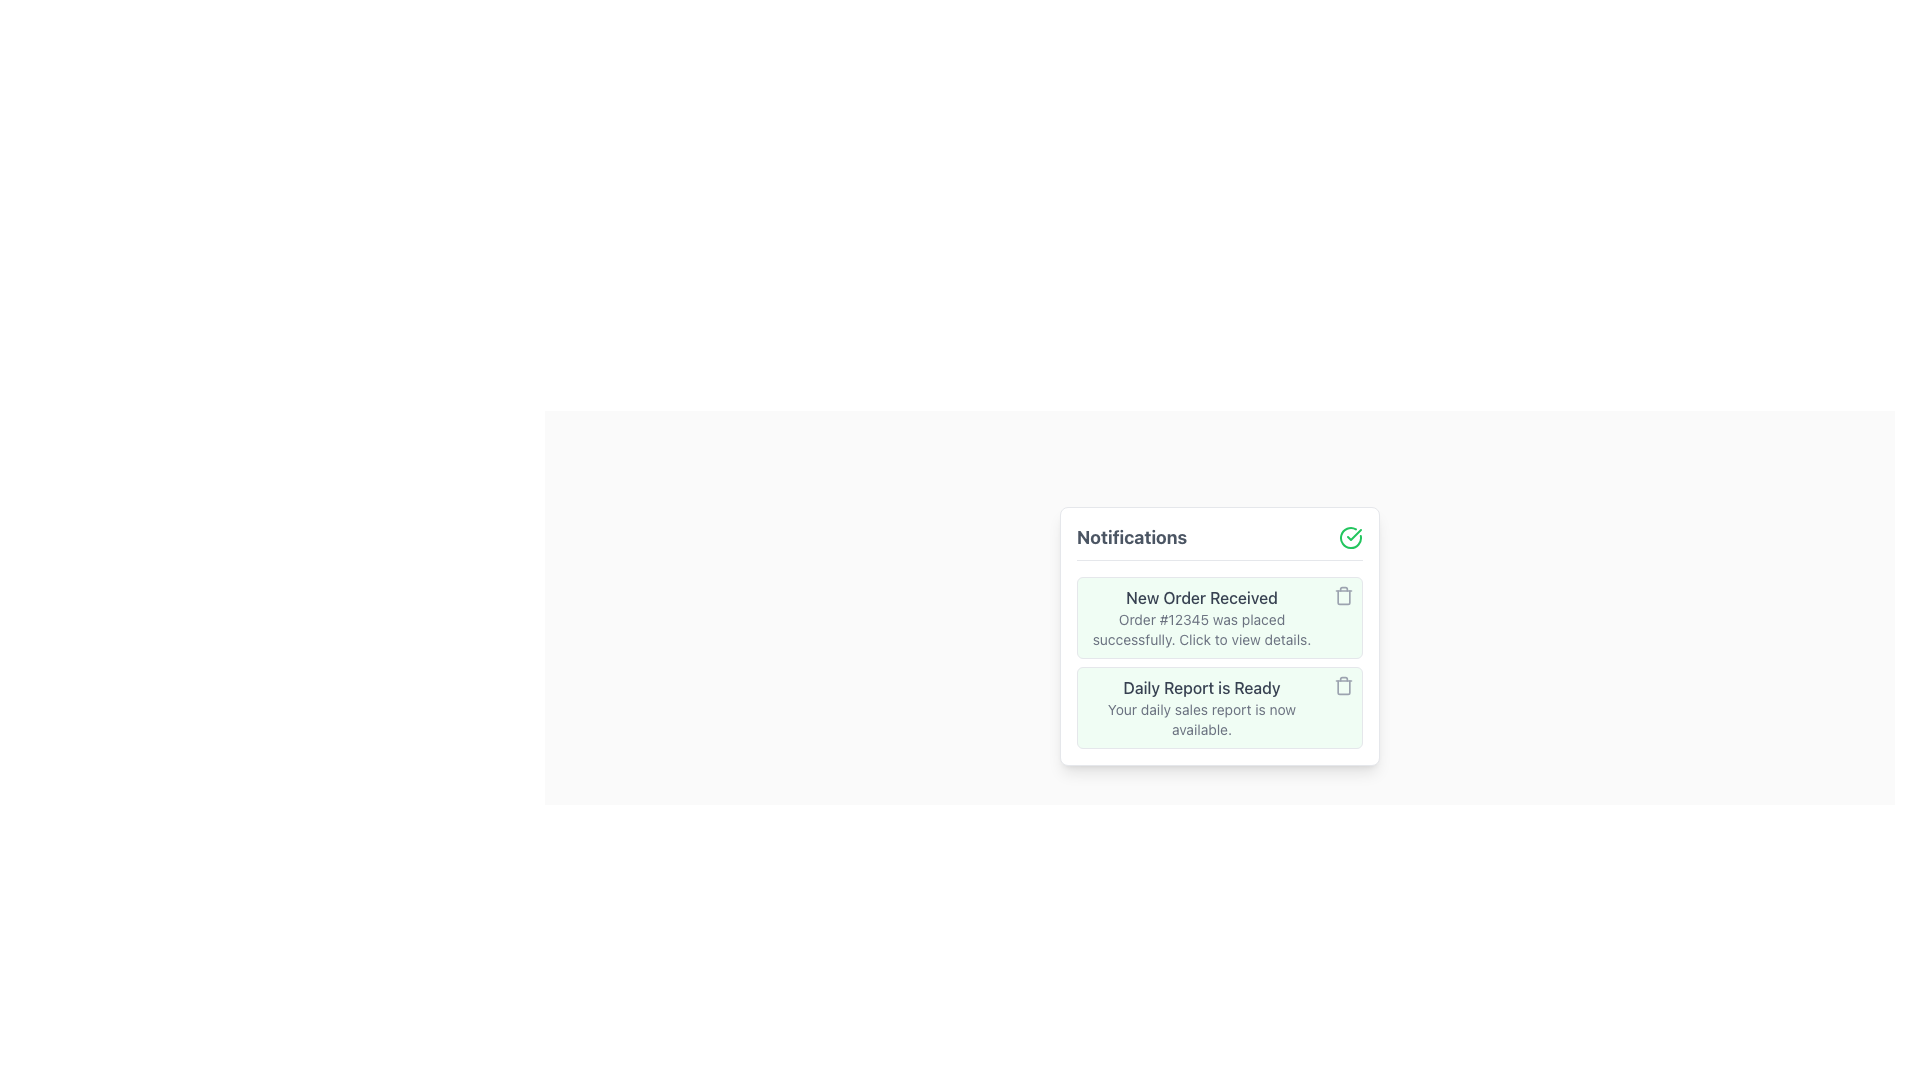  What do you see at coordinates (1344, 685) in the screenshot?
I see `the delete button located in the bottom-right corner of the 'Daily Report is Ready' notification box` at bounding box center [1344, 685].